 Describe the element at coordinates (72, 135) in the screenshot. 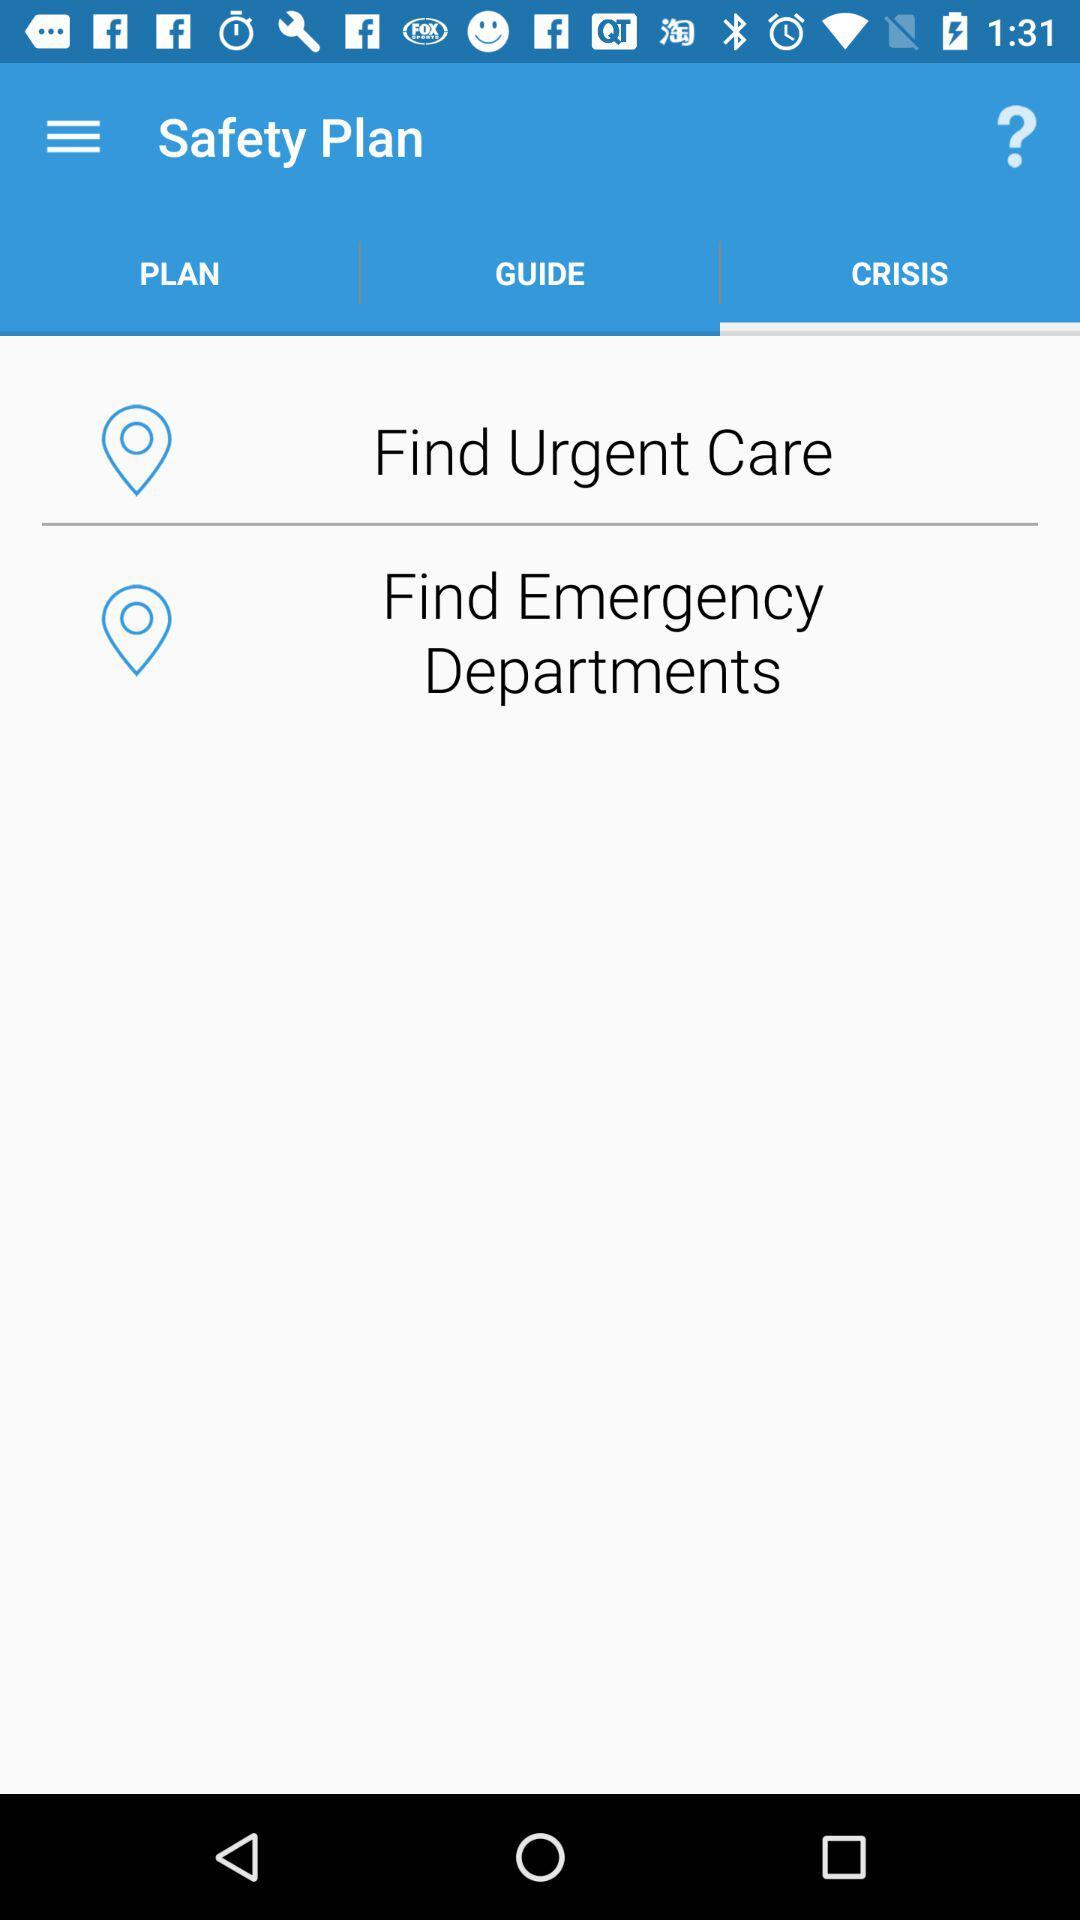

I see `app above the plan` at that location.